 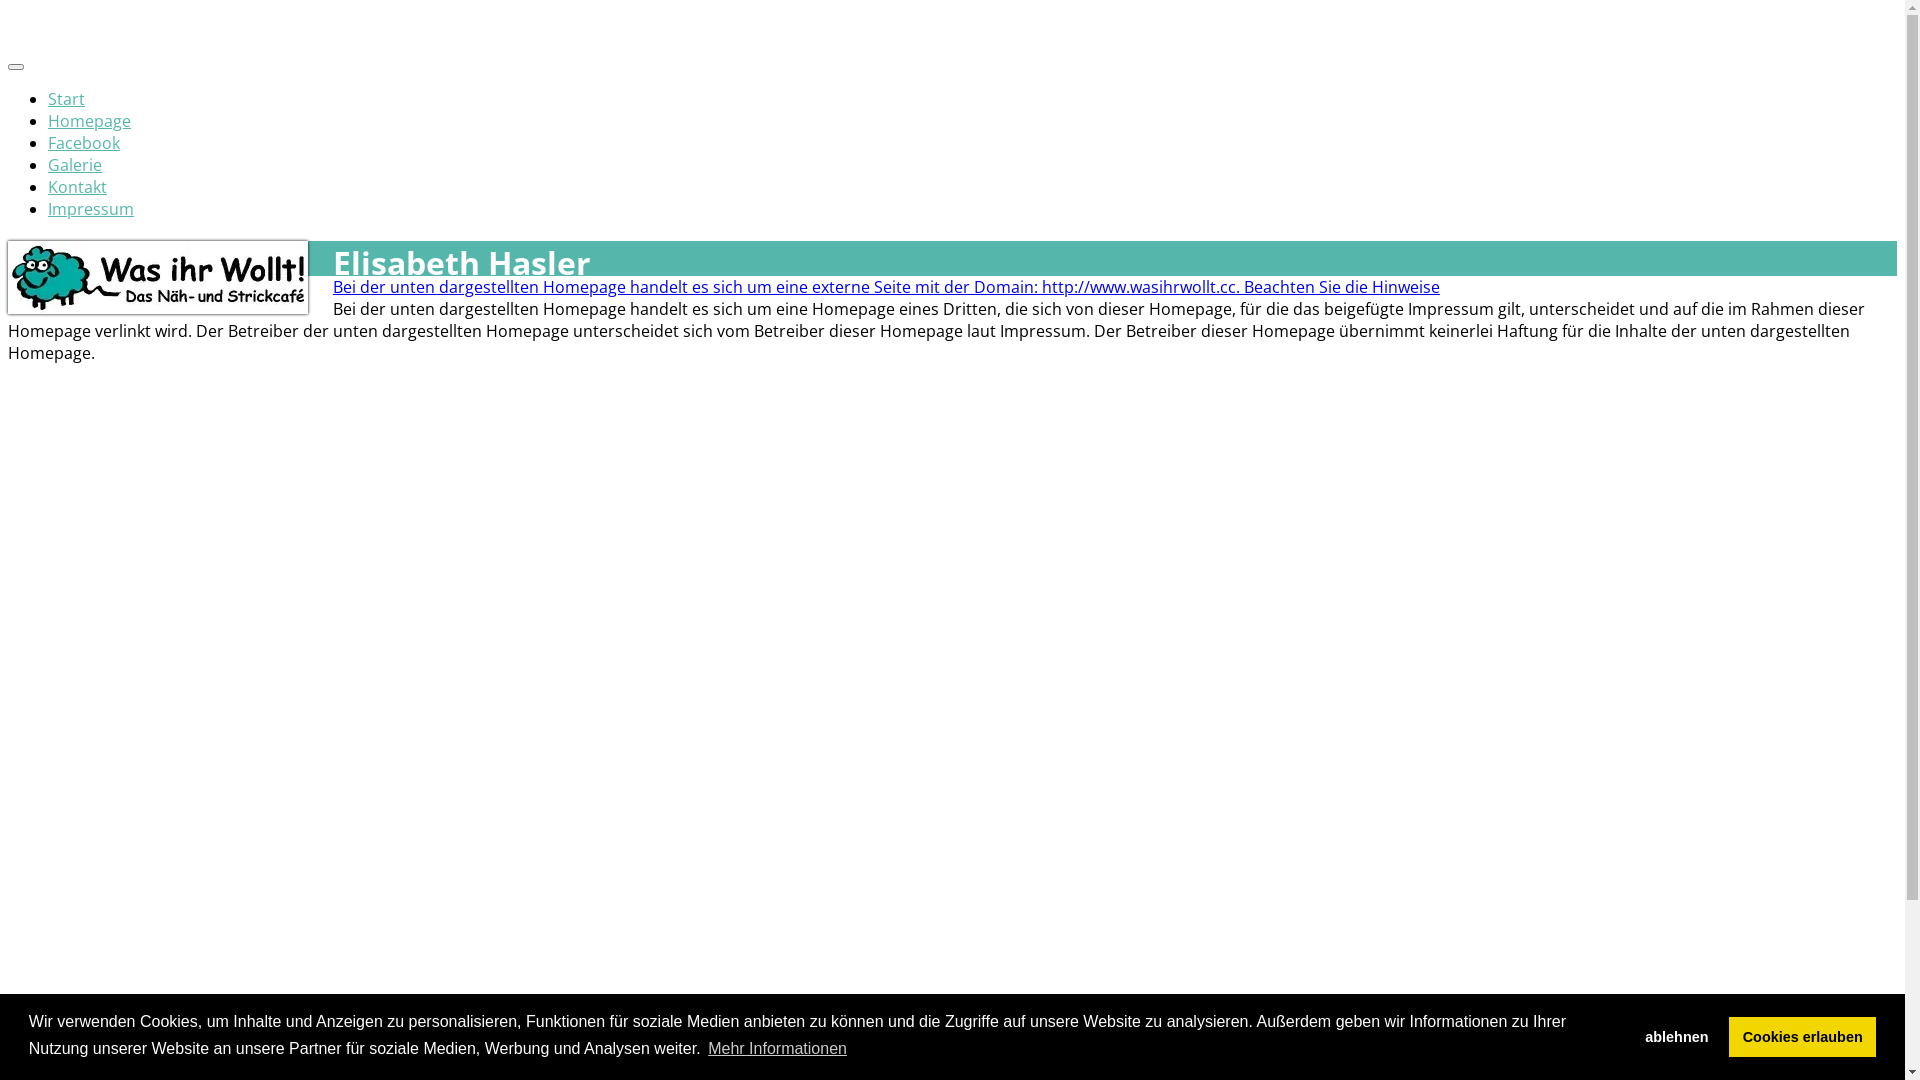 I want to click on 'Mehr Informationen', so click(x=776, y=1048).